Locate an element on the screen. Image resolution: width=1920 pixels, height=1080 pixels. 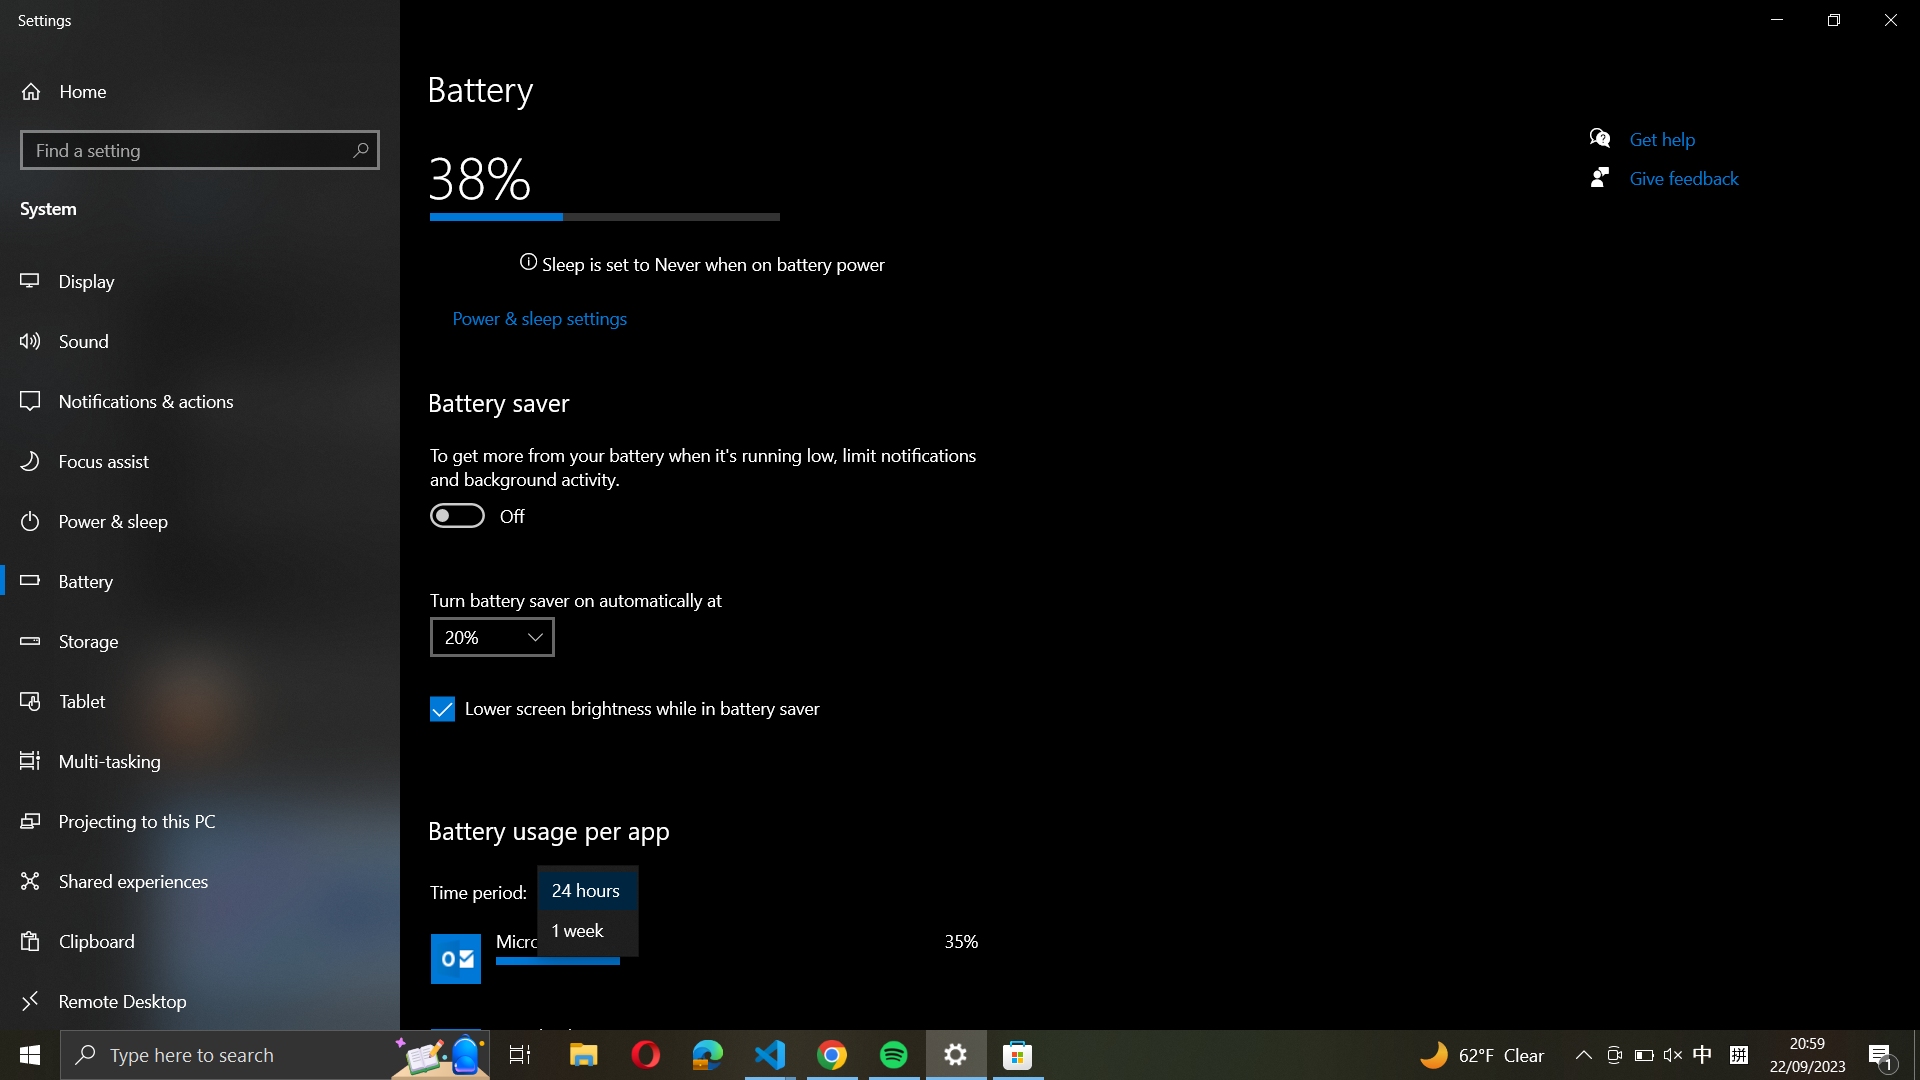
the Storage settings from the panel on the left is located at coordinates (202, 644).